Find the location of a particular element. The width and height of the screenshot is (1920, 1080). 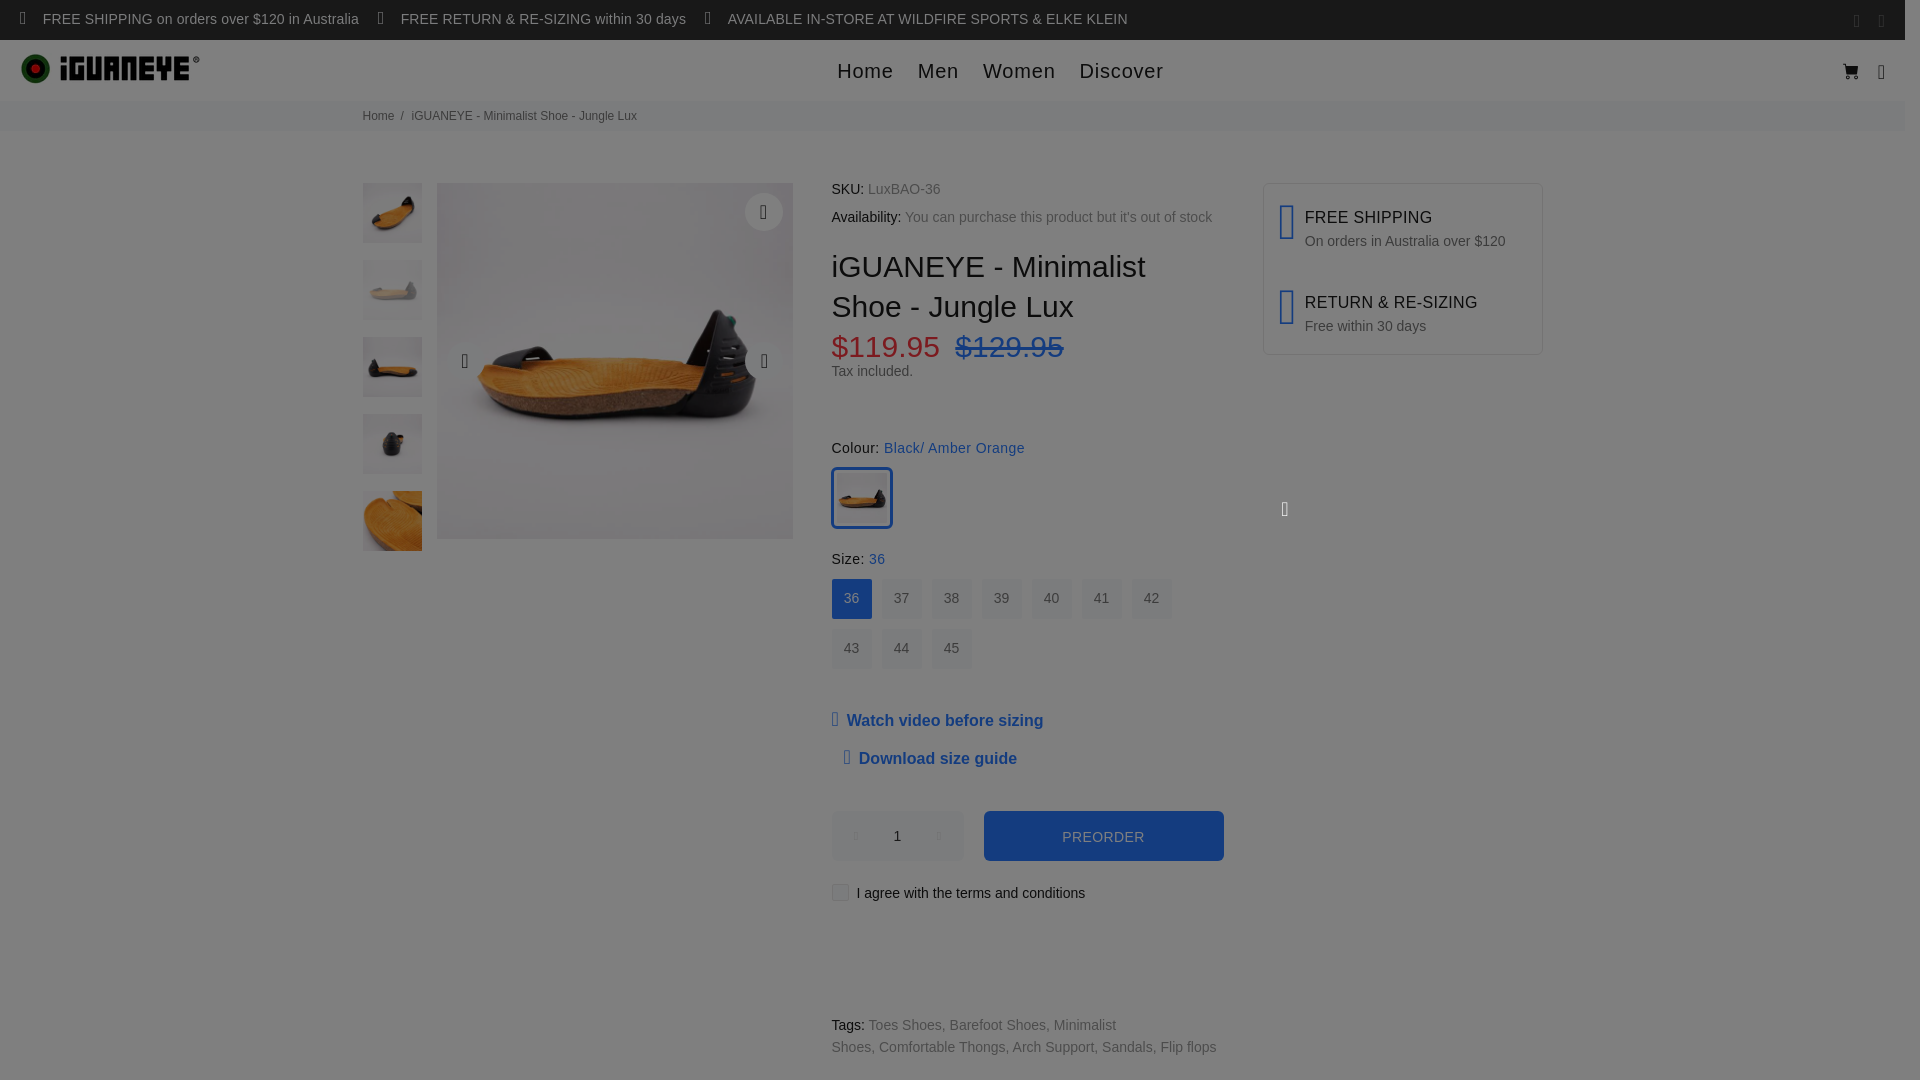

'Men' is located at coordinates (937, 69).